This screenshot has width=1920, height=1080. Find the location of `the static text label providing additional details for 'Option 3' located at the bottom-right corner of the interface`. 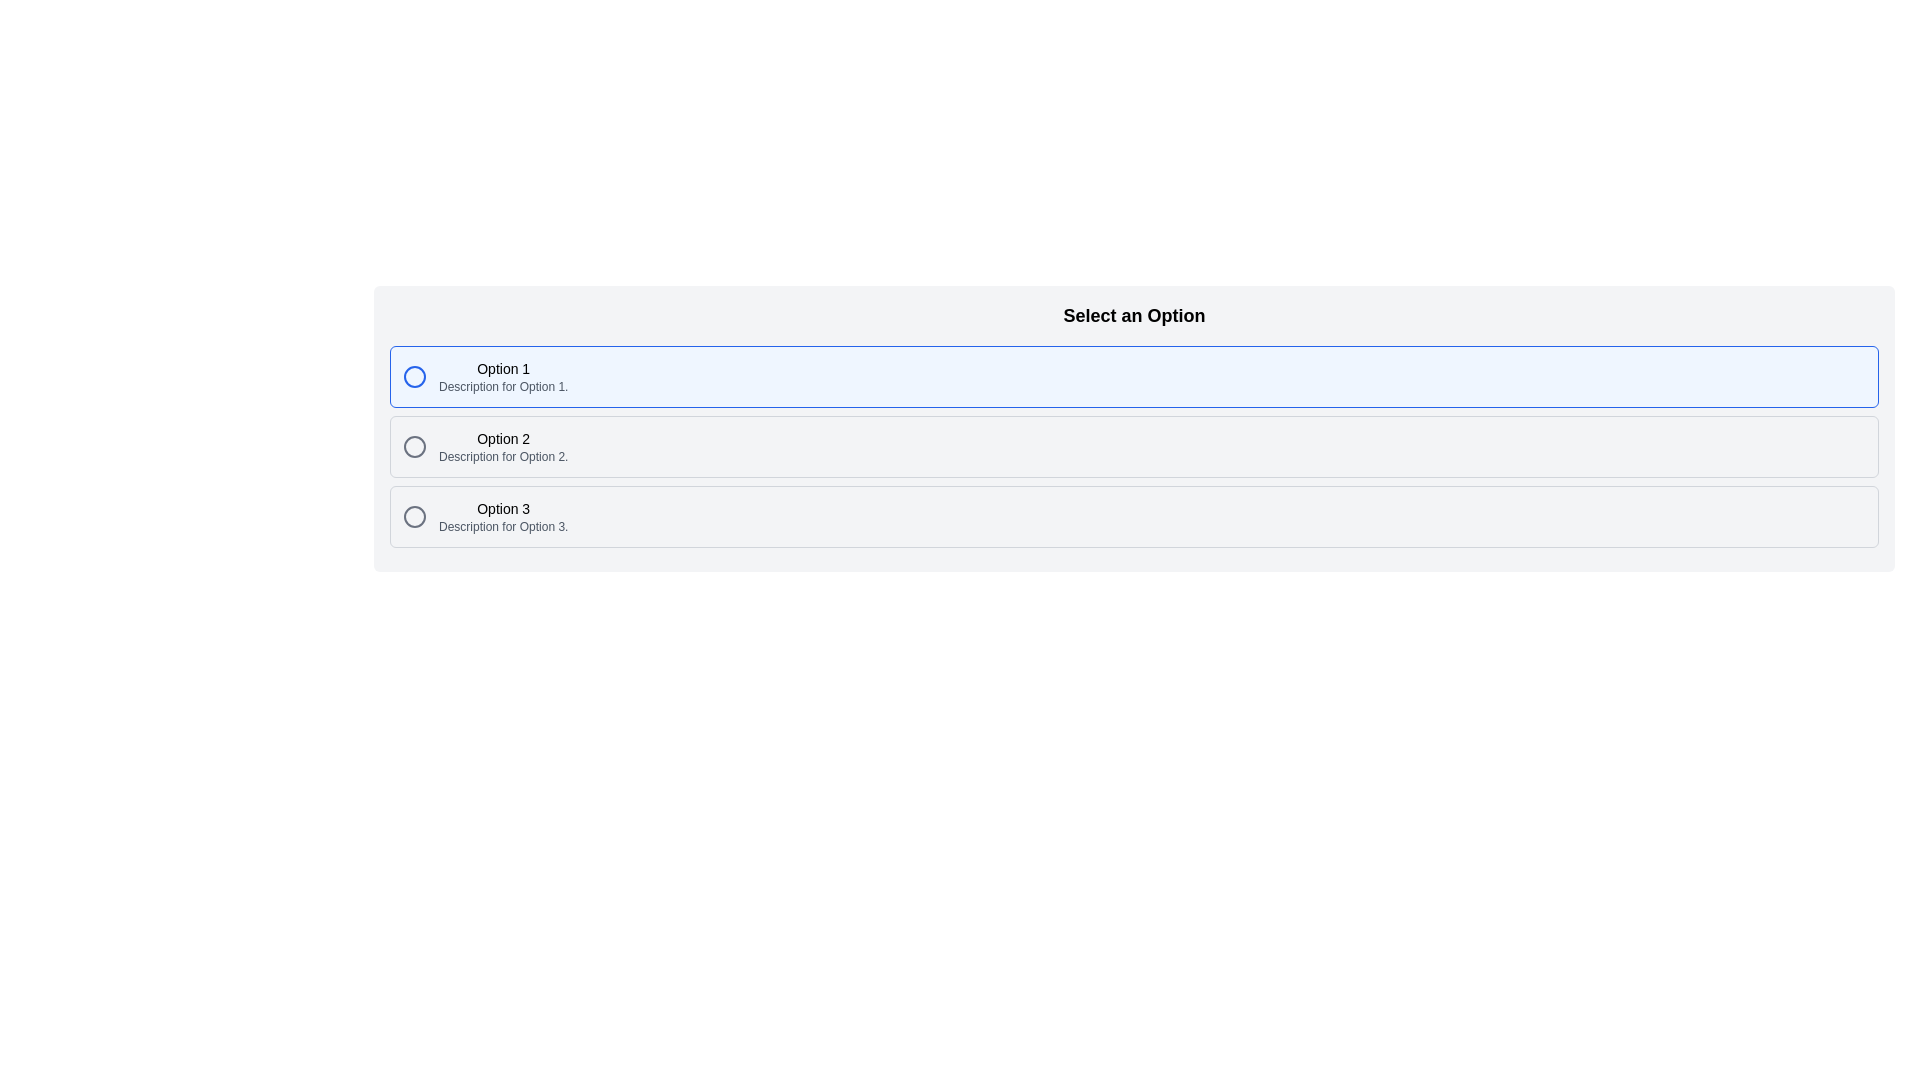

the static text label providing additional details for 'Option 3' located at the bottom-right corner of the interface is located at coordinates (503, 526).